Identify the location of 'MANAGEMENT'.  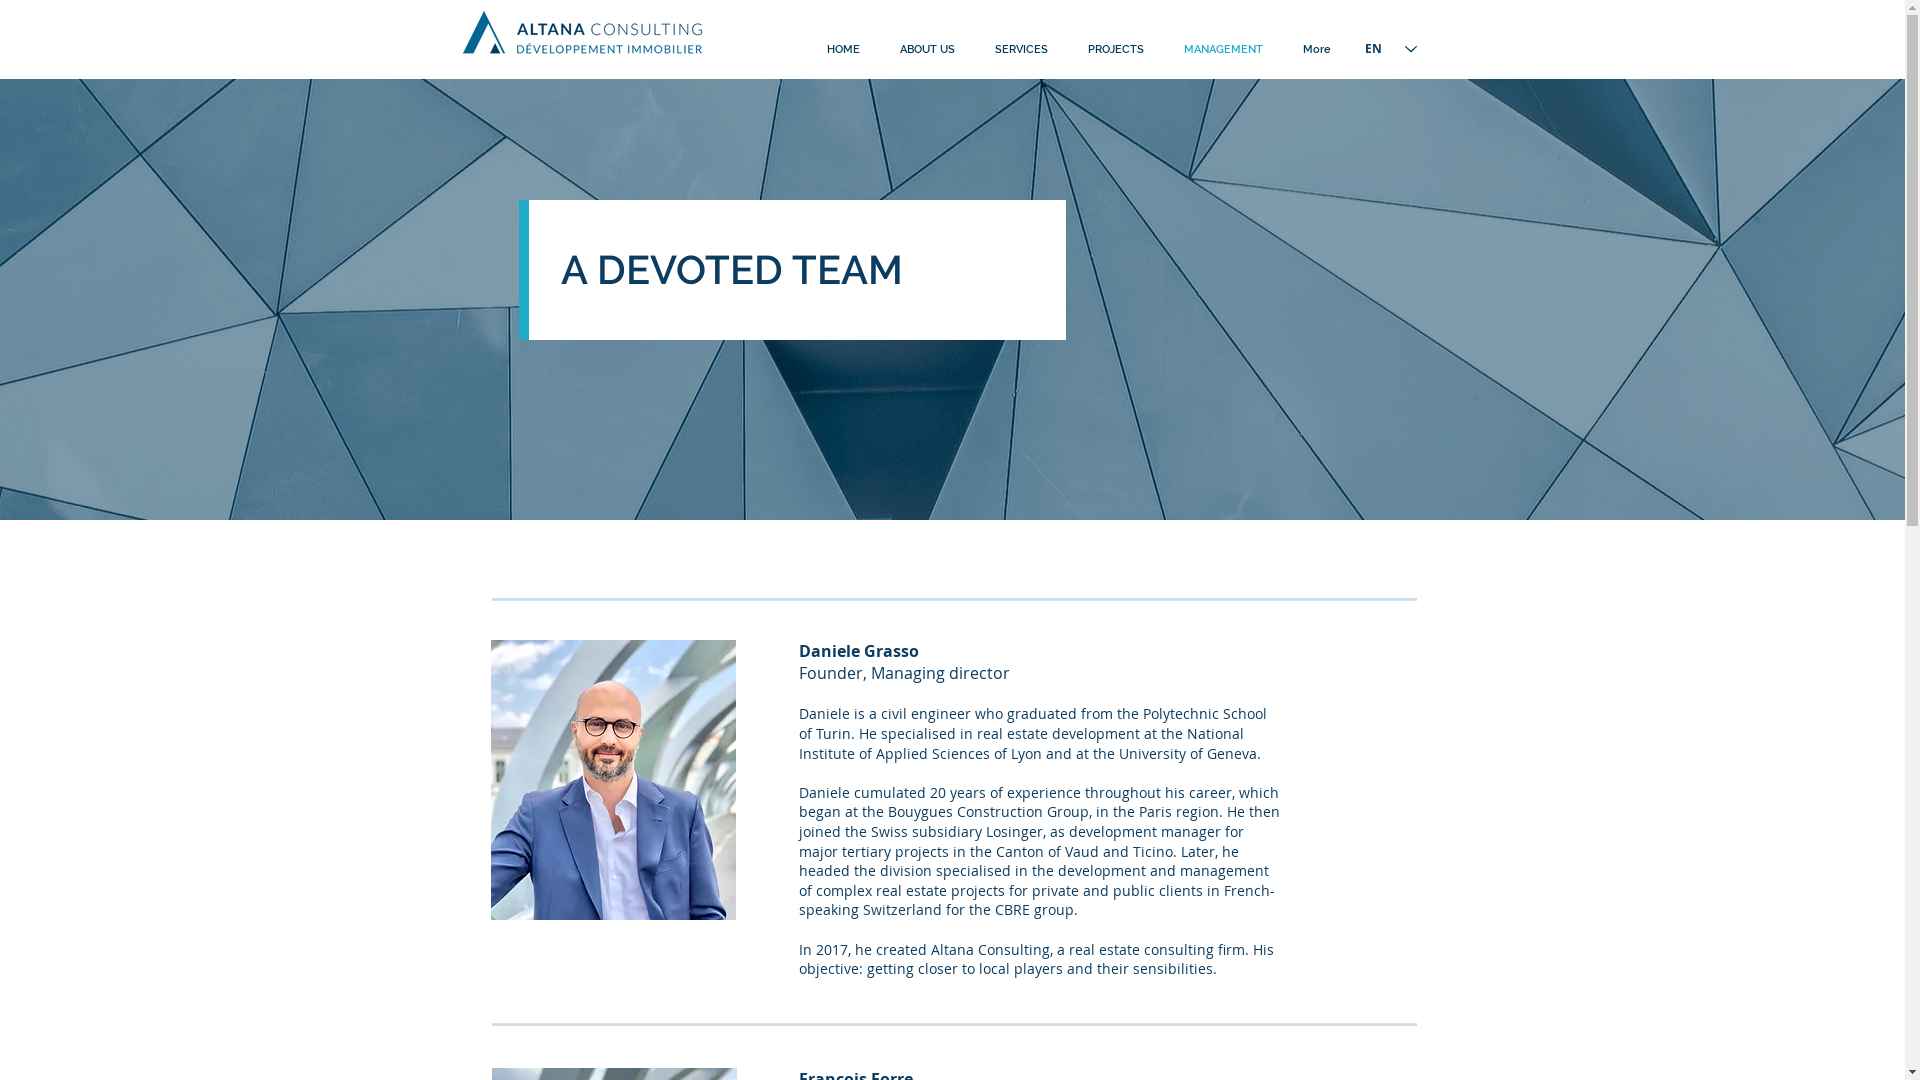
(1222, 49).